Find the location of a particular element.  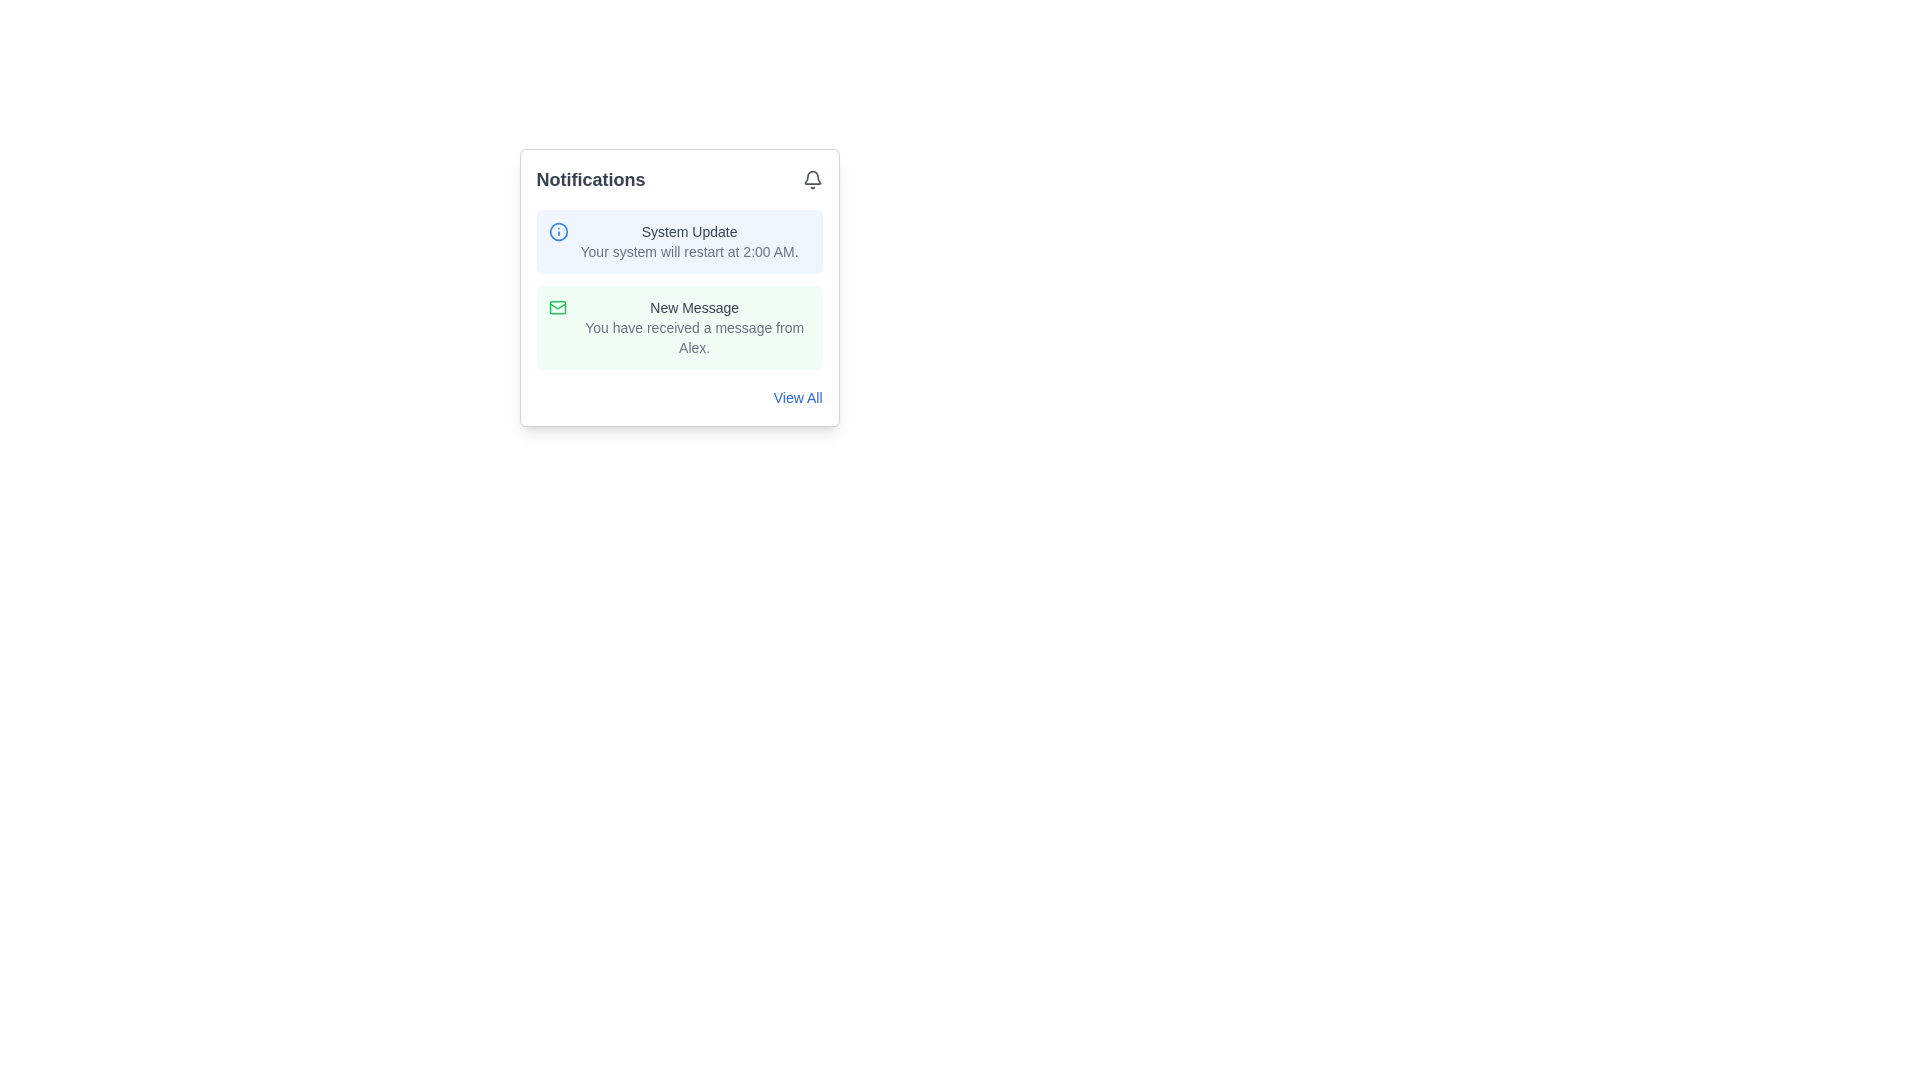

the circular information icon with a blue outline located in the notification card for the 'System Update' notification is located at coordinates (558, 230).